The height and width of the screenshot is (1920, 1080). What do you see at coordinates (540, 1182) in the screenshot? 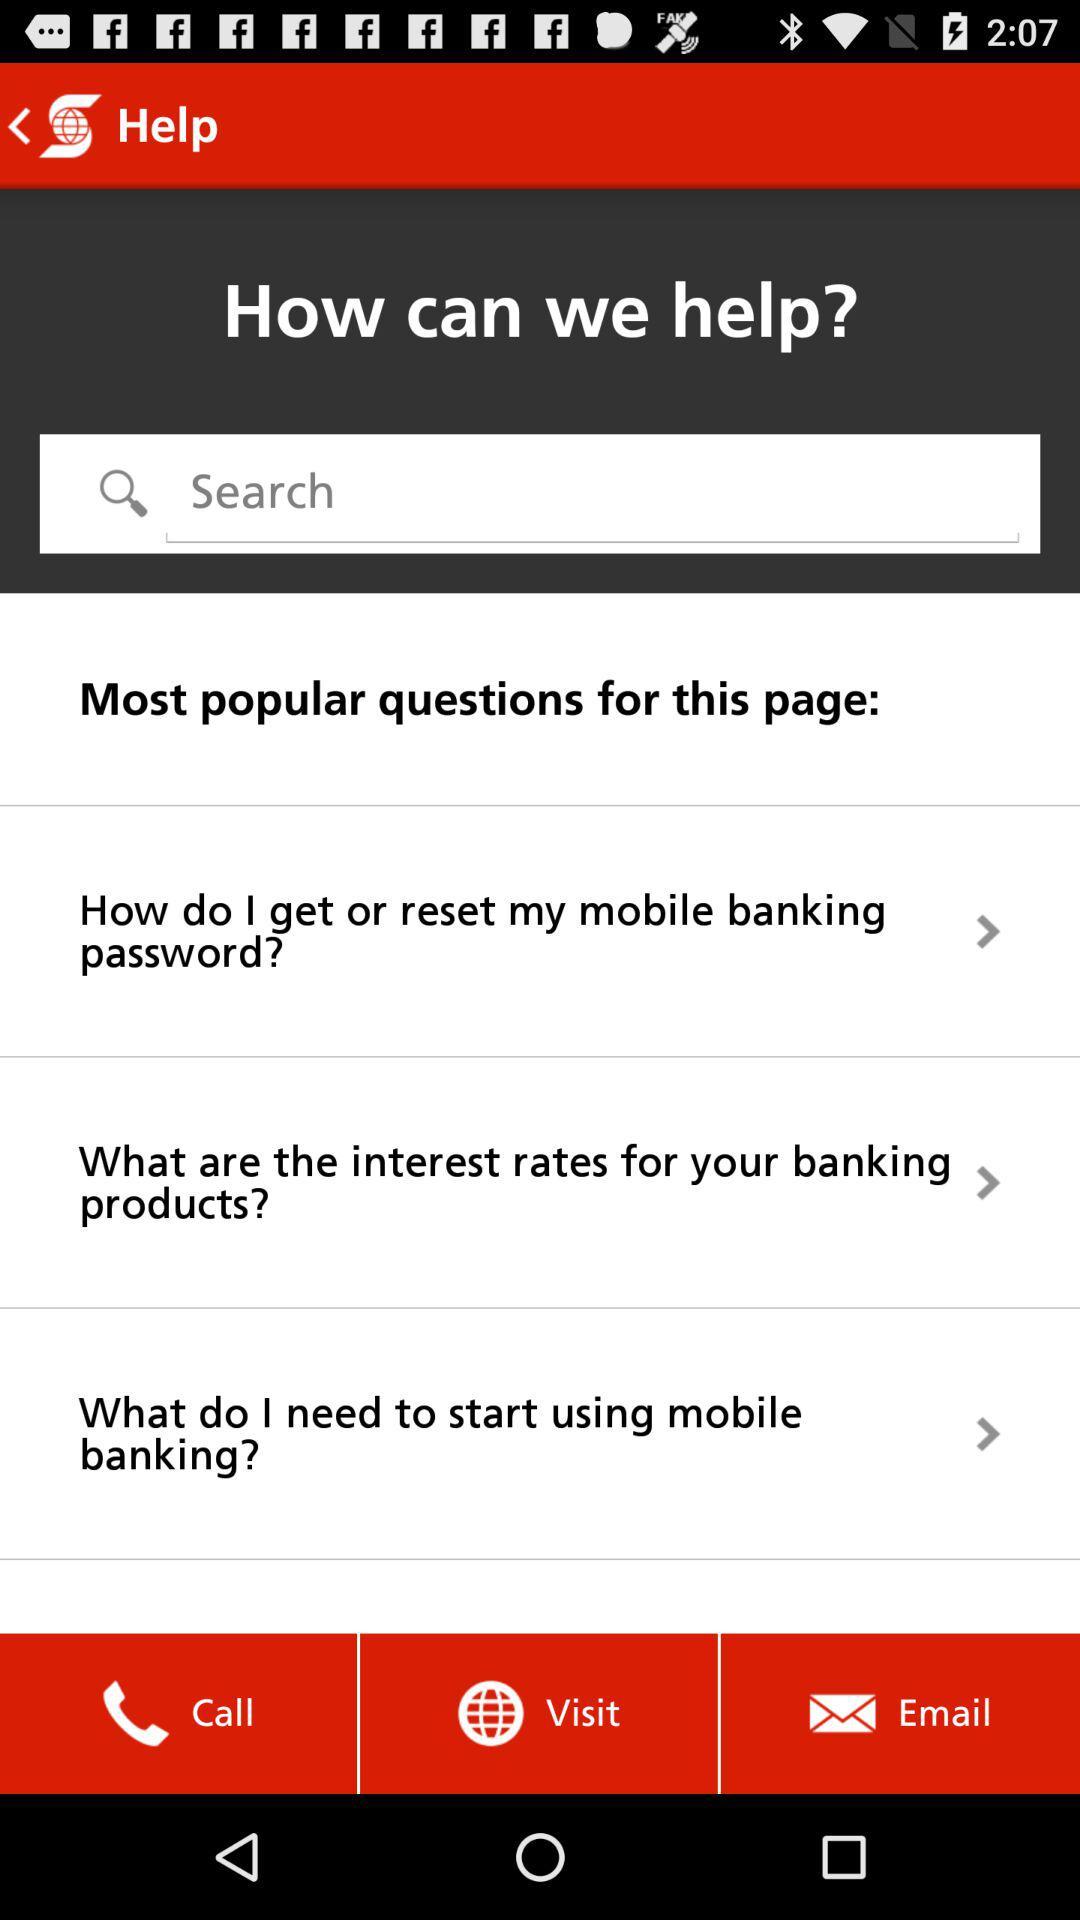
I see `the app below how do i item` at bounding box center [540, 1182].